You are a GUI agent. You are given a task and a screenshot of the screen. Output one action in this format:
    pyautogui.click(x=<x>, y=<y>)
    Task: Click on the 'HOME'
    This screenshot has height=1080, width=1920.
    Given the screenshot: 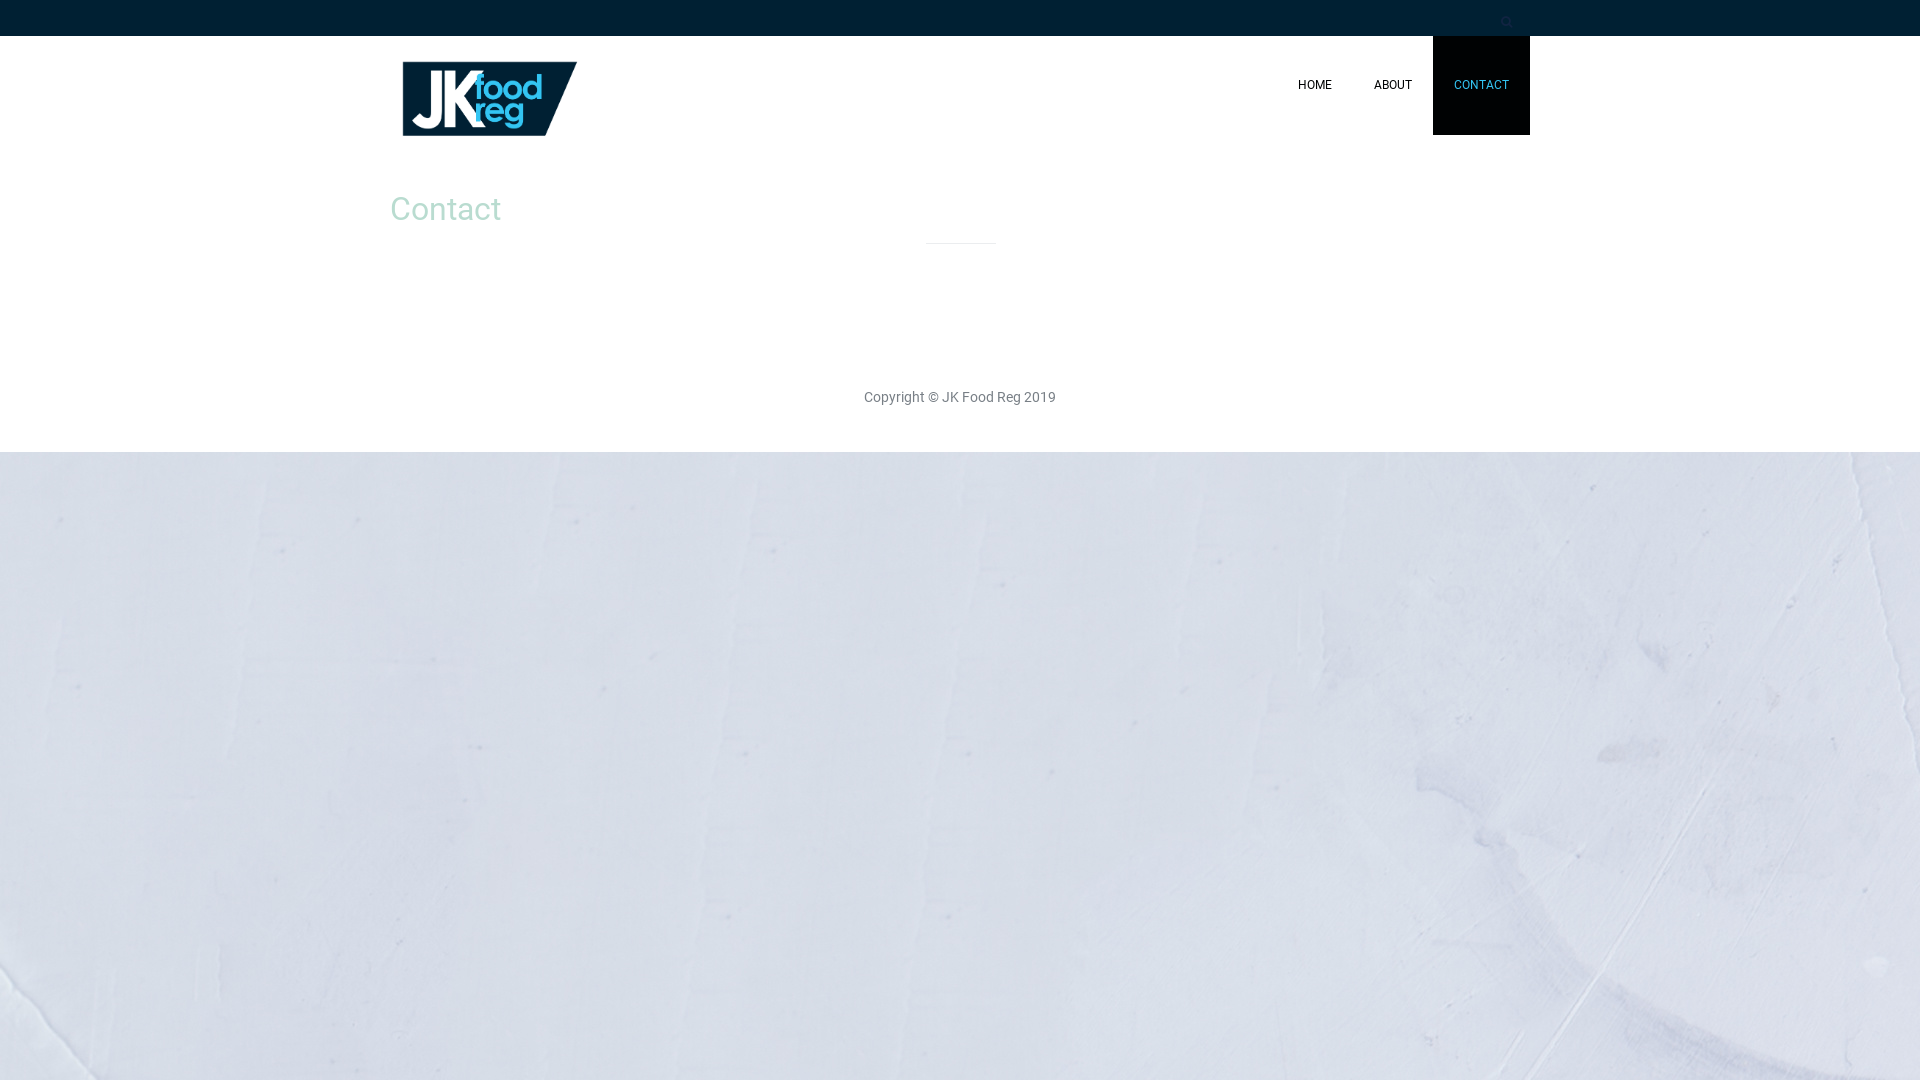 What is the action you would take?
    pyautogui.click(x=1315, y=84)
    